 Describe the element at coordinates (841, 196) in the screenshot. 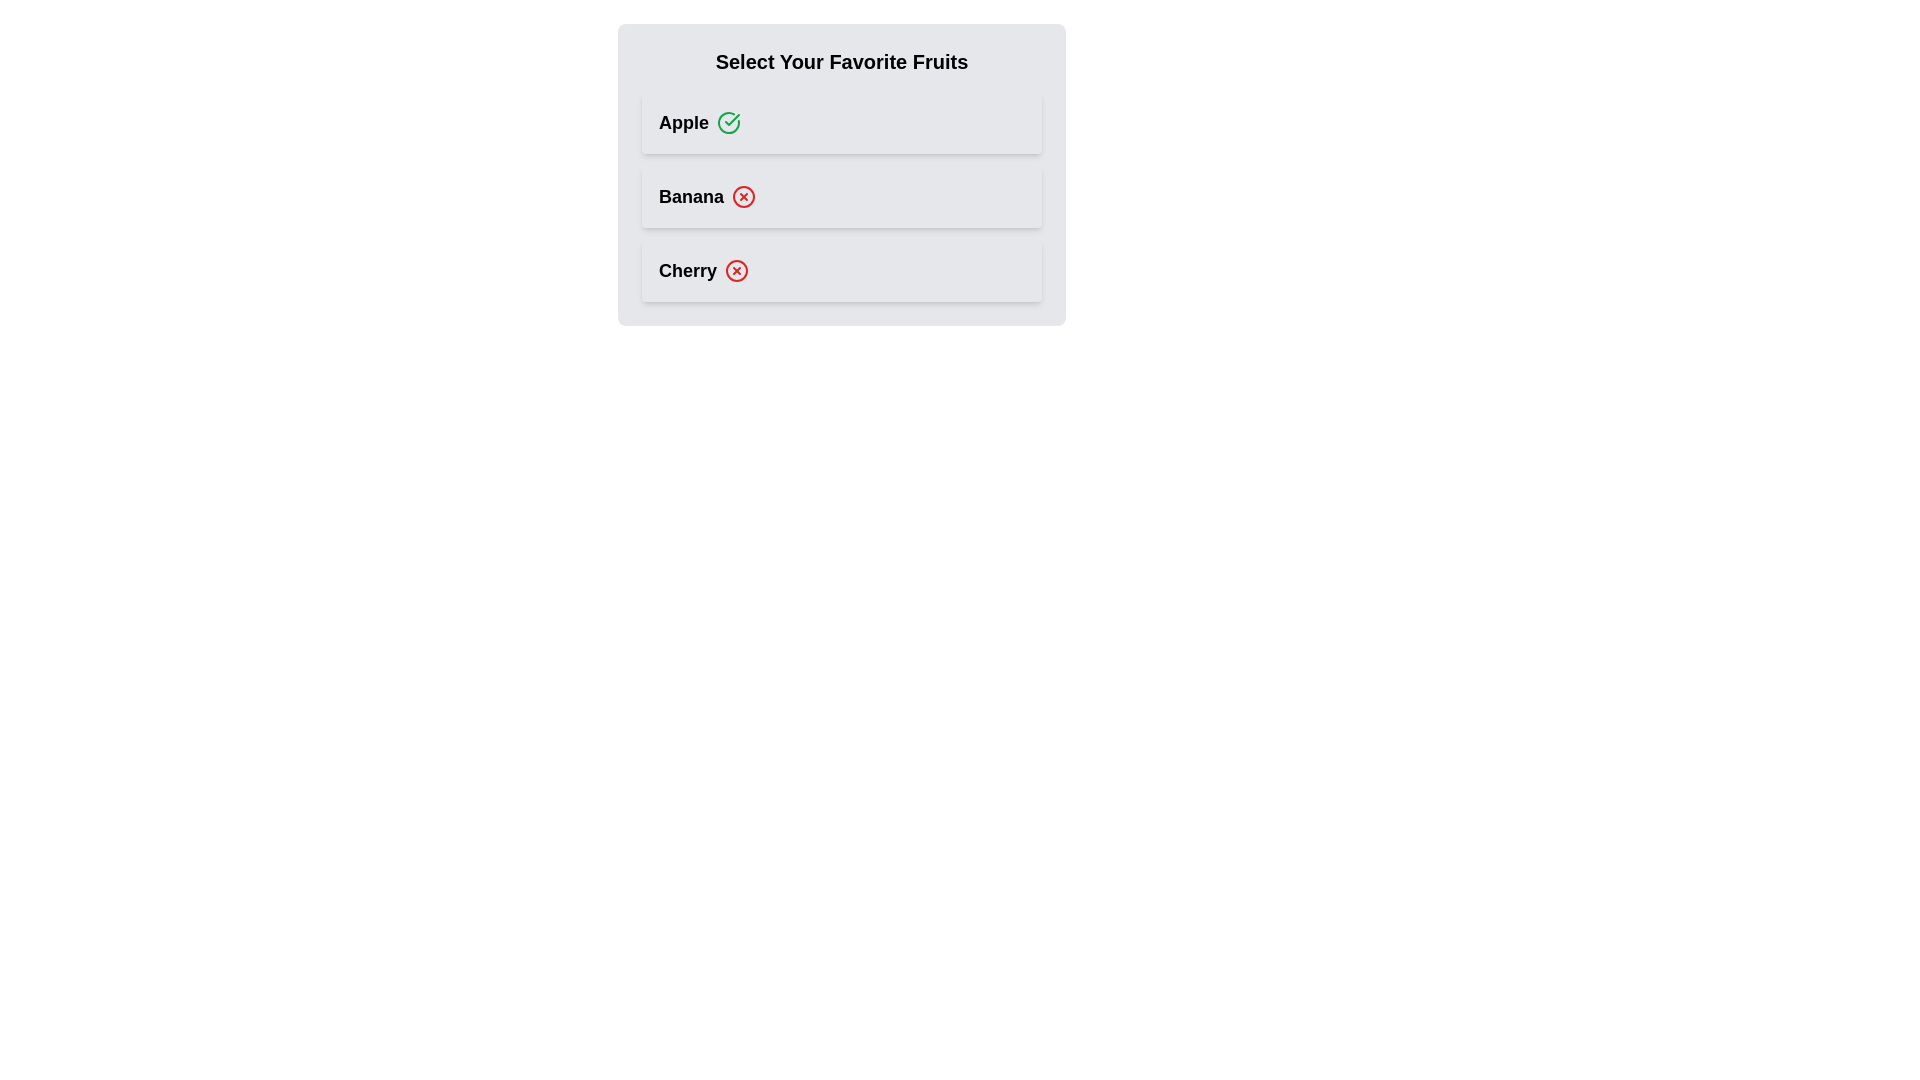

I see `the chip labeled Banana` at that location.